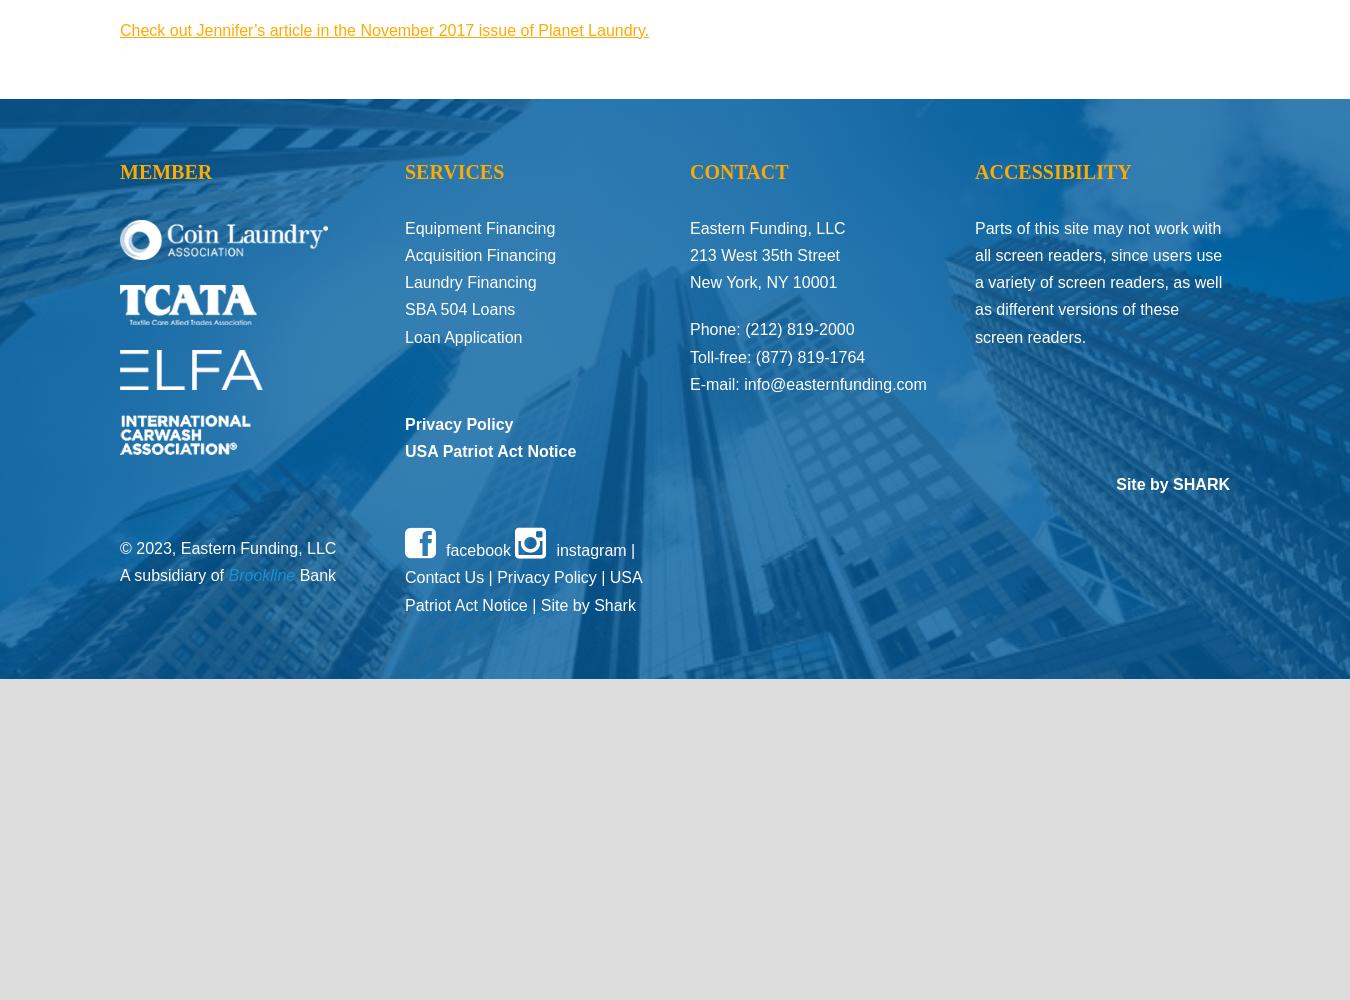 Image resolution: width=1350 pixels, height=1000 pixels. Describe the element at coordinates (458, 309) in the screenshot. I see `'SBA 504 Loans'` at that location.